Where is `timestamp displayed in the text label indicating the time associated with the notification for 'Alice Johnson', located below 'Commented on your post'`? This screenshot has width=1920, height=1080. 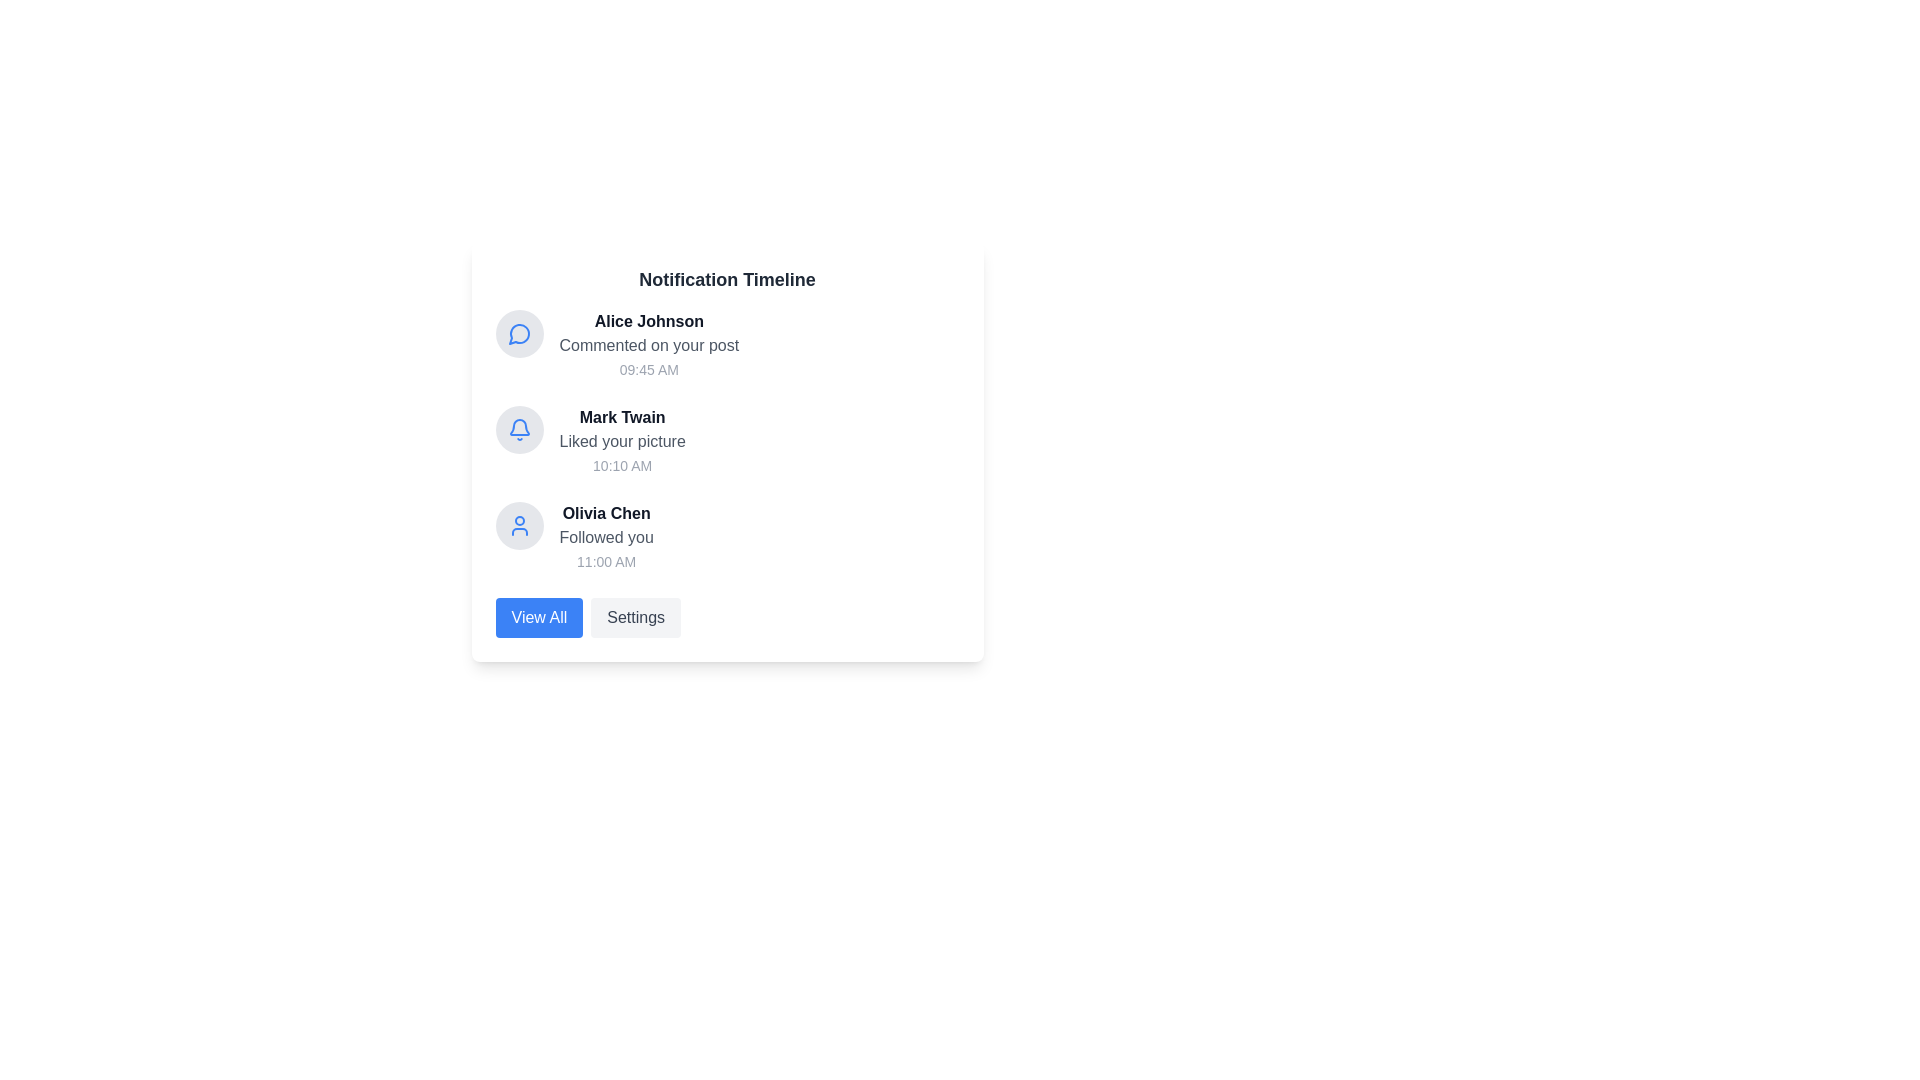
timestamp displayed in the text label indicating the time associated with the notification for 'Alice Johnson', located below 'Commented on your post' is located at coordinates (649, 370).